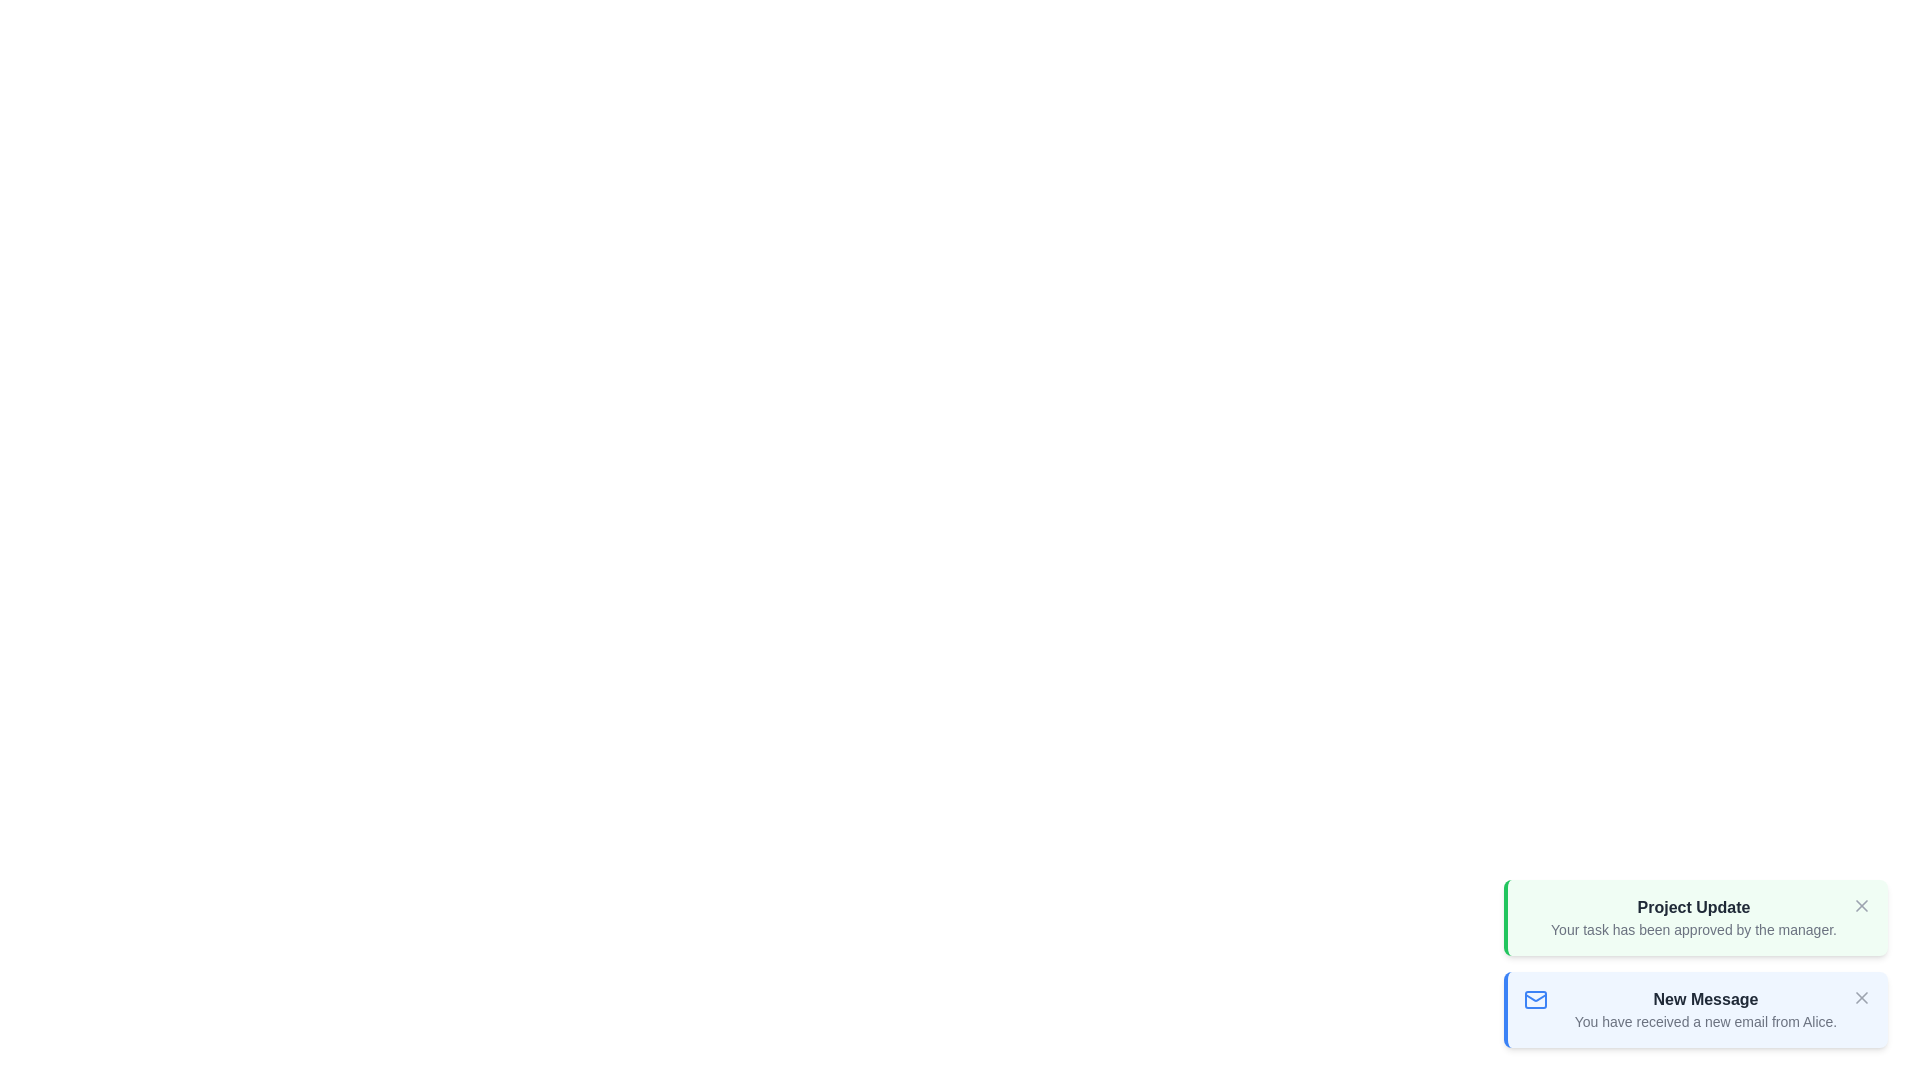 The width and height of the screenshot is (1920, 1080). What do you see at coordinates (1522, 999) in the screenshot?
I see `the icon representing the notification type for the first notification` at bounding box center [1522, 999].